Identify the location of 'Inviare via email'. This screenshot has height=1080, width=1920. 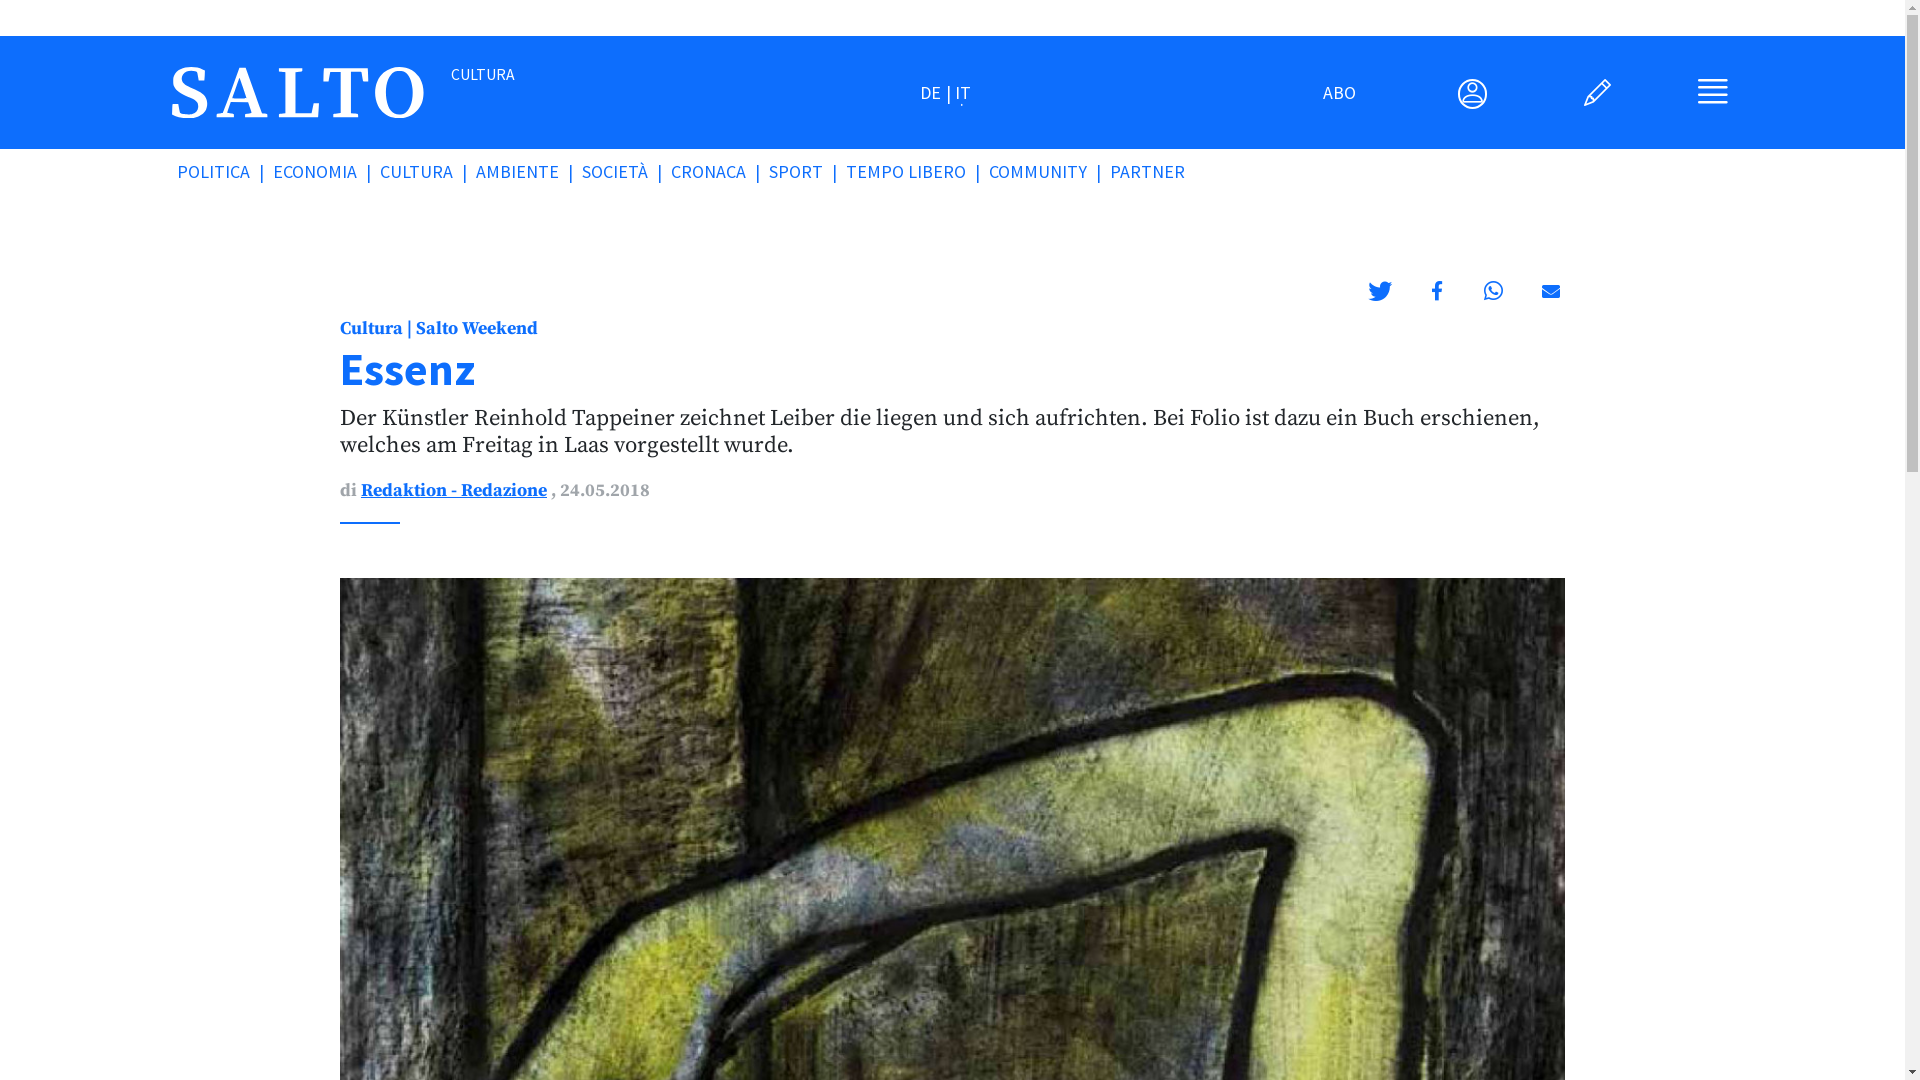
(1549, 289).